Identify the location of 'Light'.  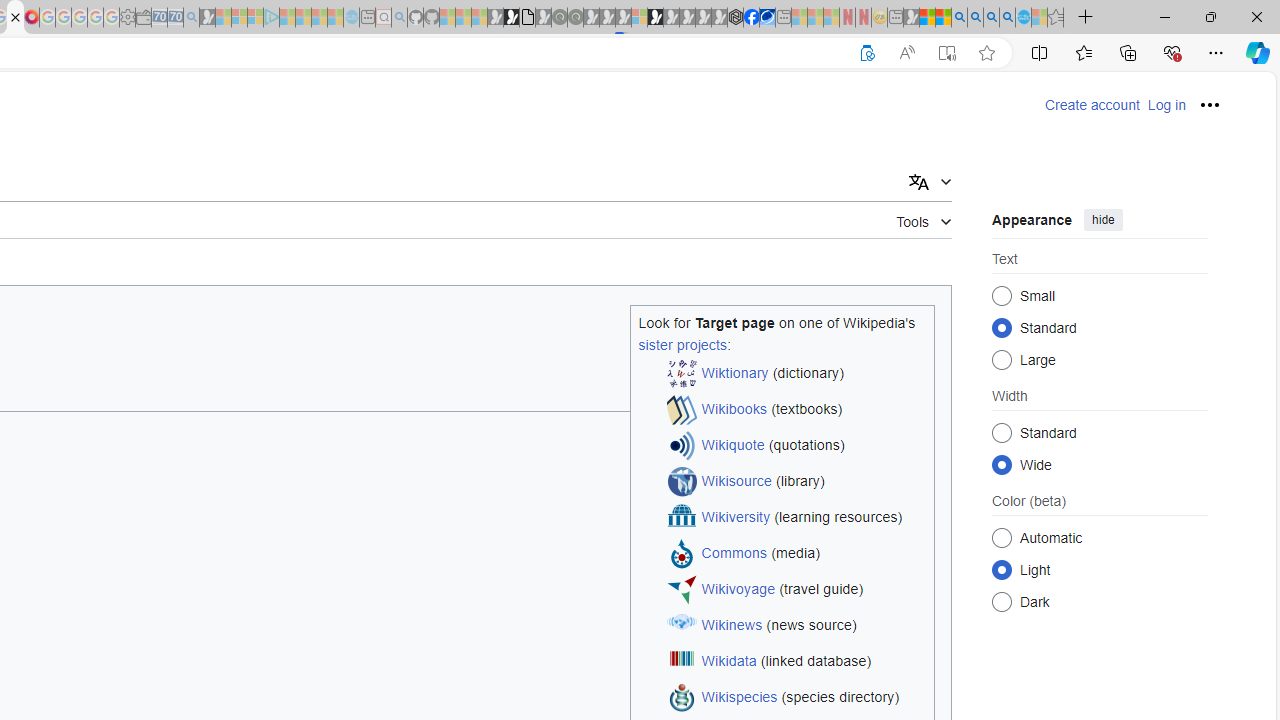
(1002, 569).